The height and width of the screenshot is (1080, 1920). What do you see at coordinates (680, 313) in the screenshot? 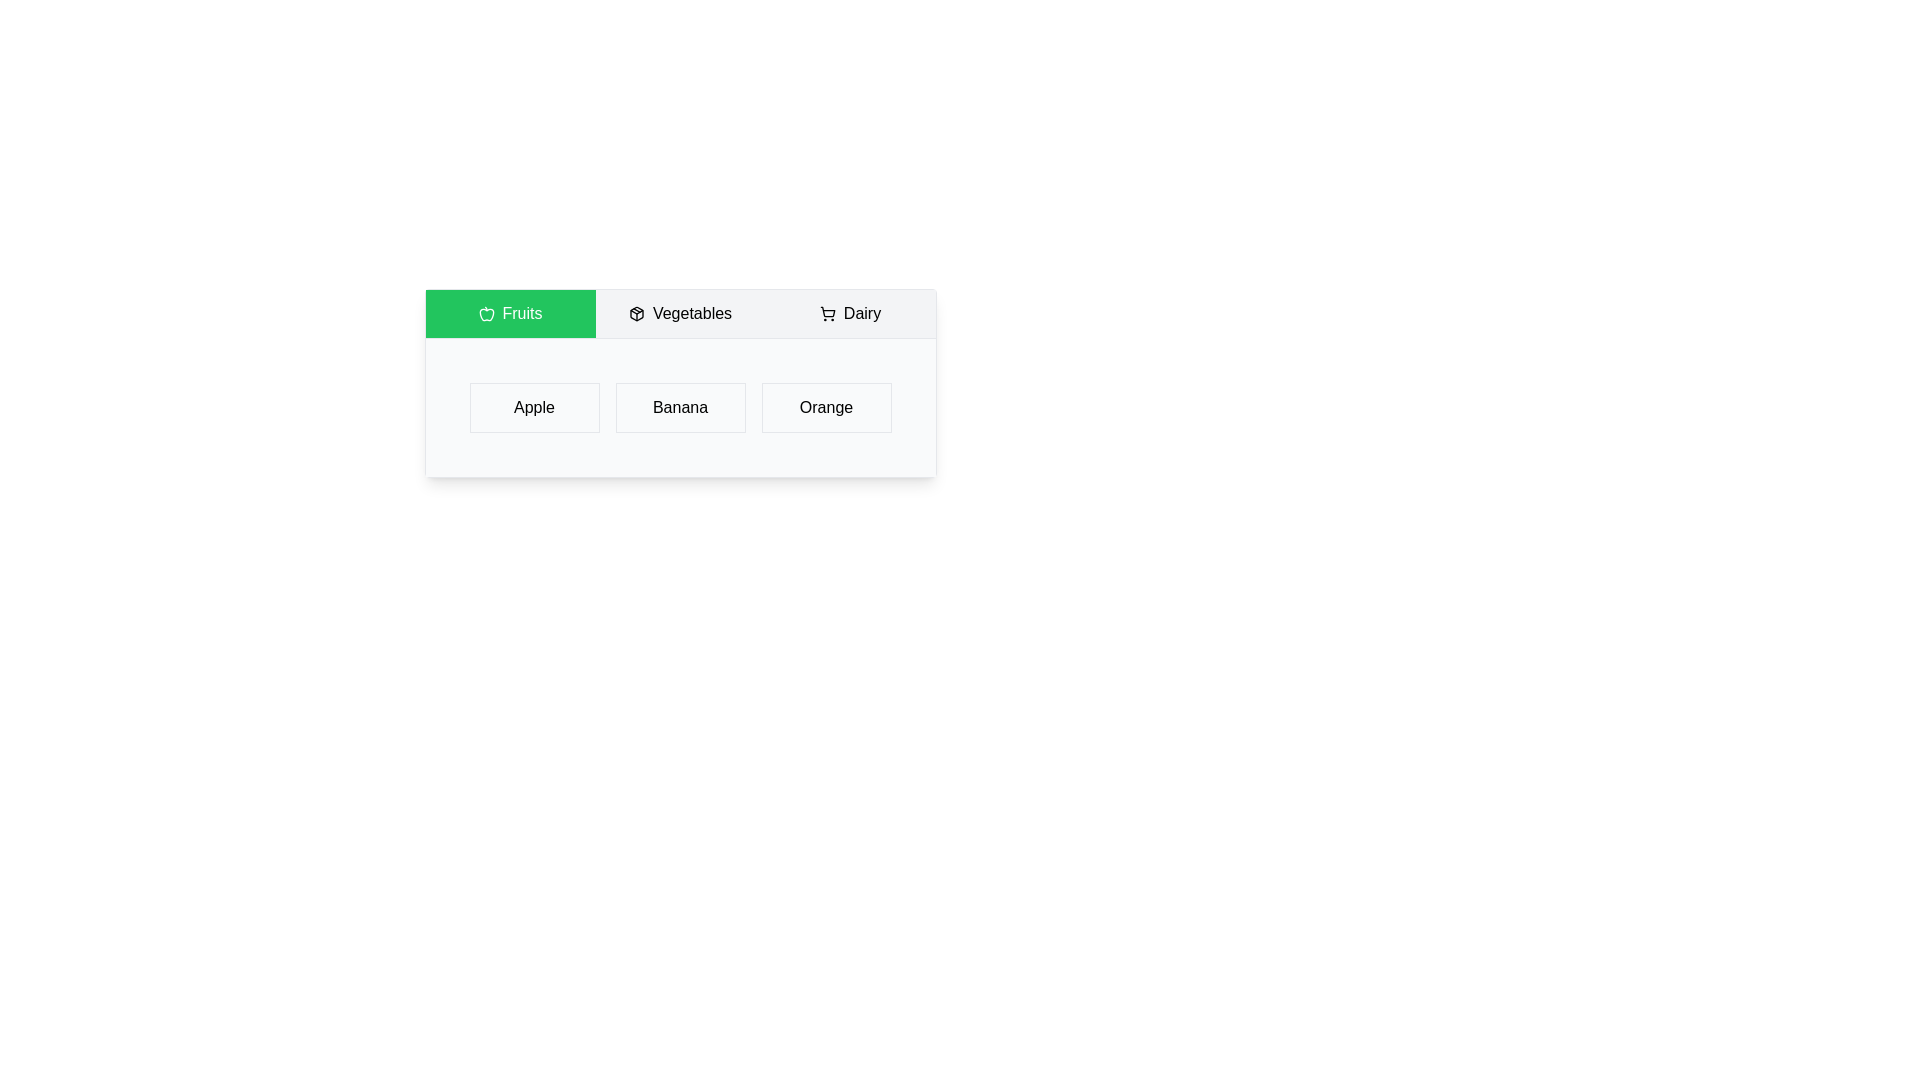
I see `the tab labeled Vegetables to observe its hover effect` at bounding box center [680, 313].